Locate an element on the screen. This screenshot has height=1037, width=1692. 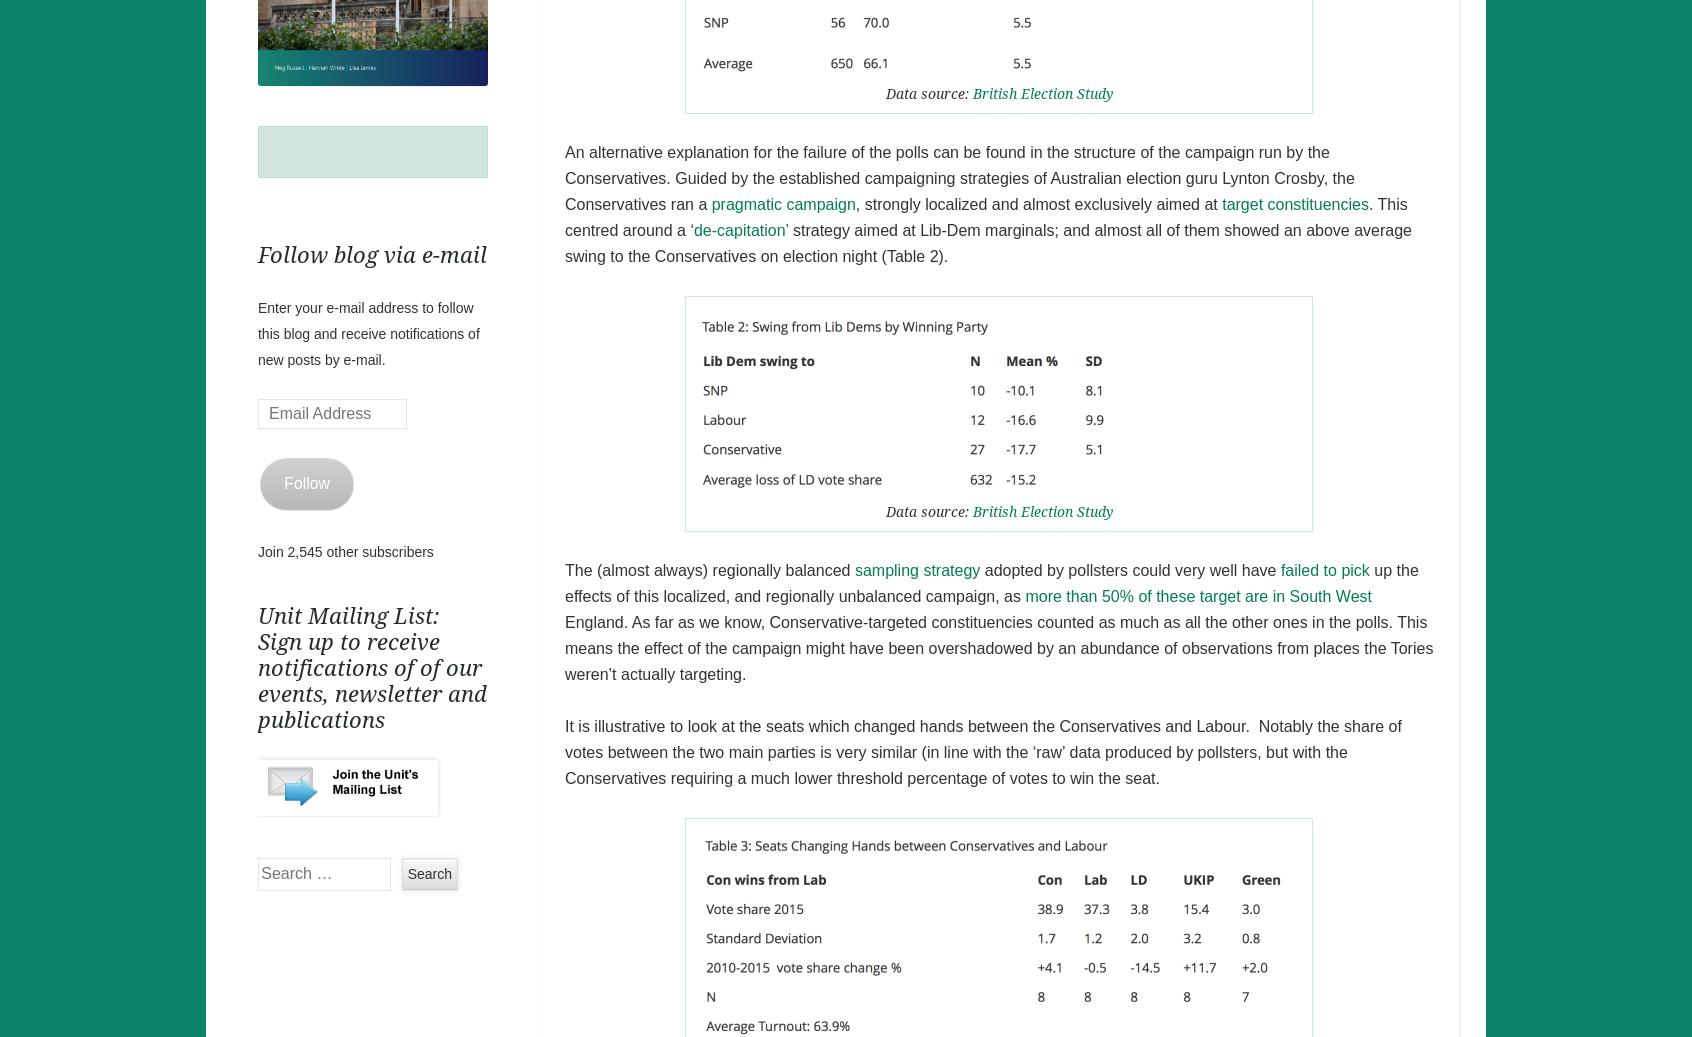
'pragmatic campaign' is located at coordinates (783, 202).